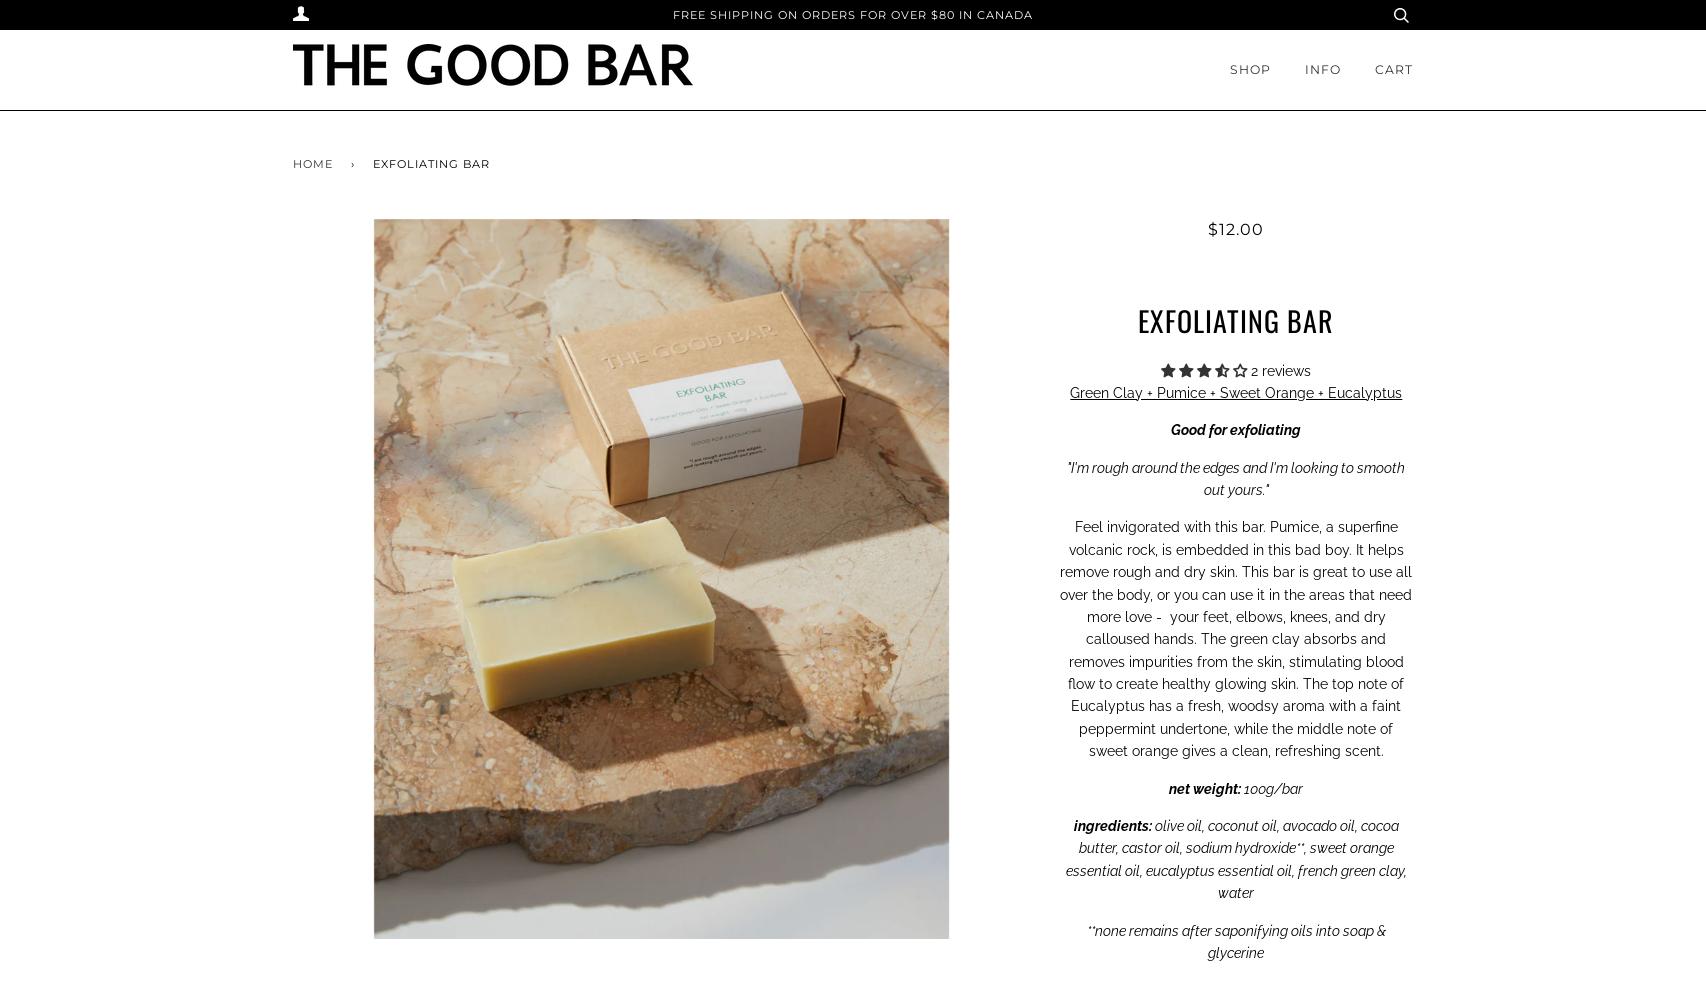 The image size is (1706, 982). Describe the element at coordinates (1392, 68) in the screenshot. I see `'Cart'` at that location.